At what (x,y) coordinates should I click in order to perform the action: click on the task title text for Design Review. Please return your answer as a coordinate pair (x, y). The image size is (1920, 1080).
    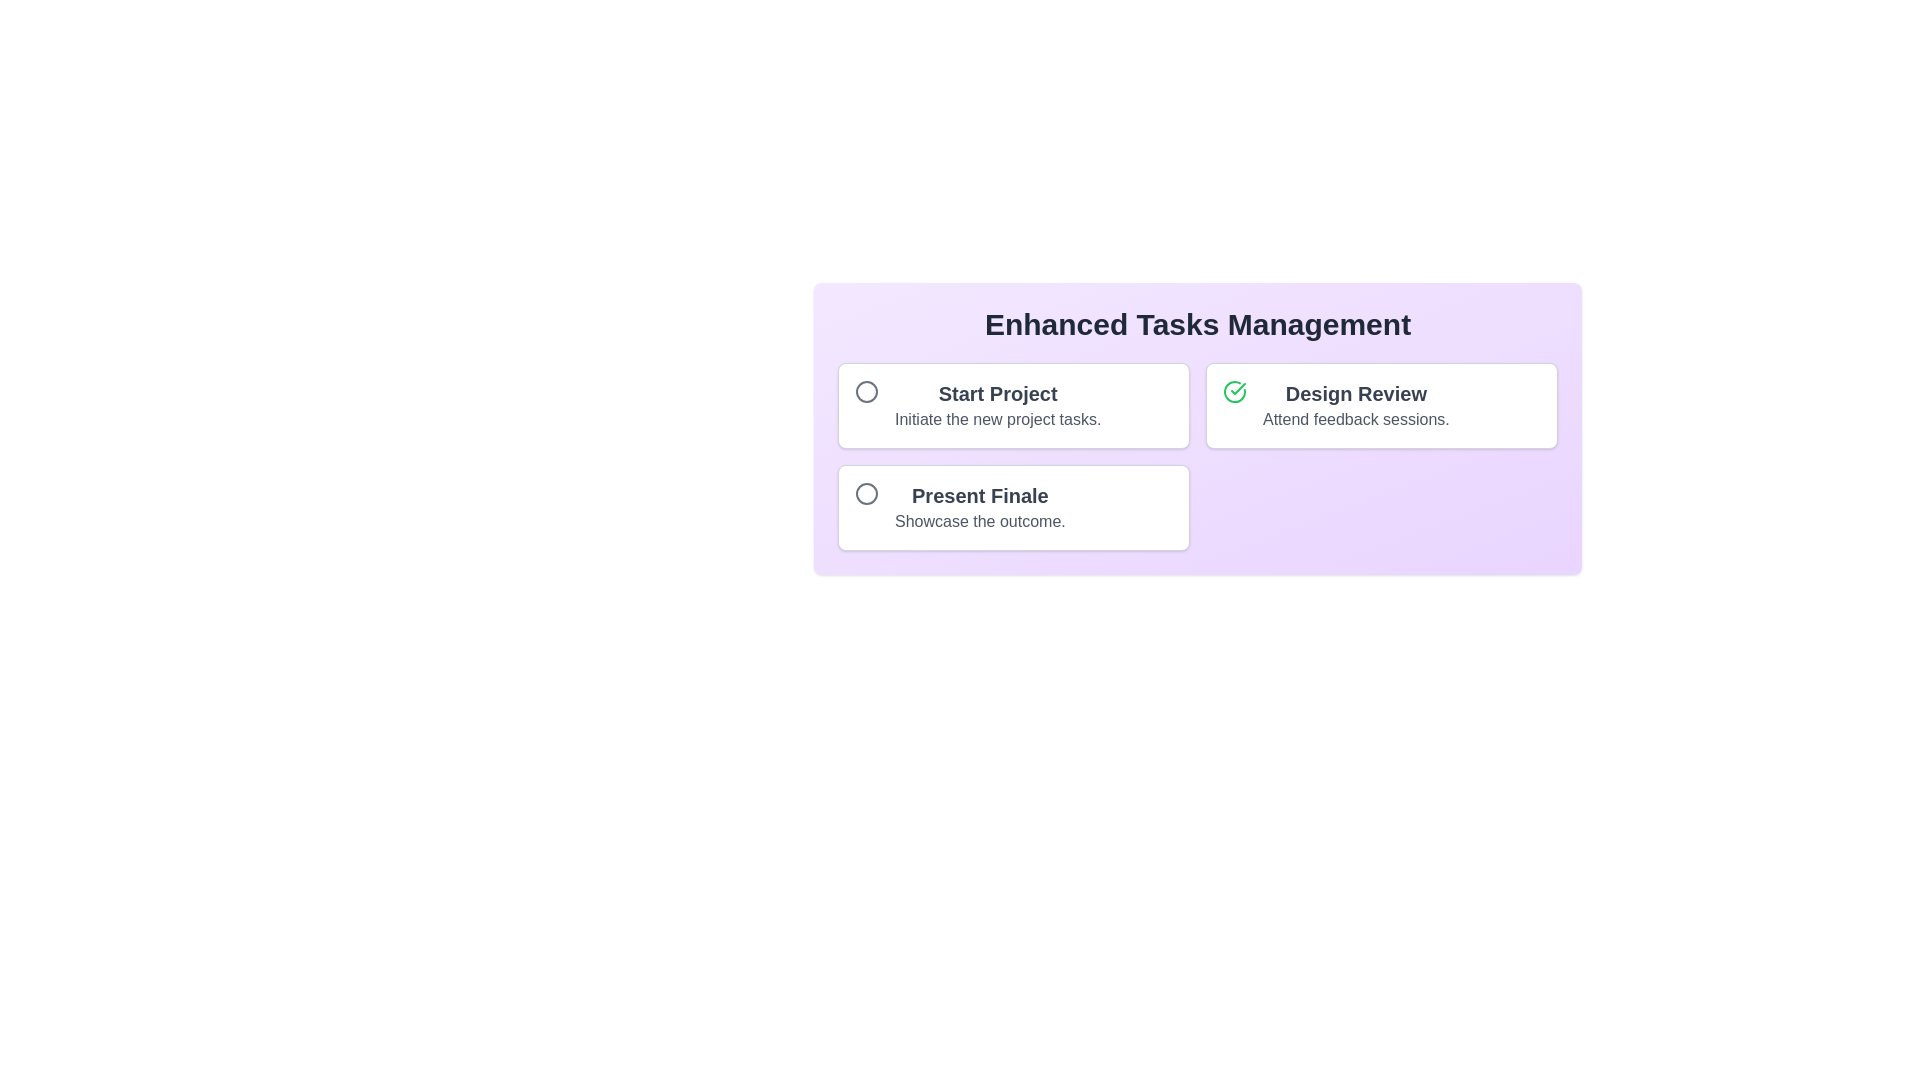
    Looking at the image, I should click on (1356, 393).